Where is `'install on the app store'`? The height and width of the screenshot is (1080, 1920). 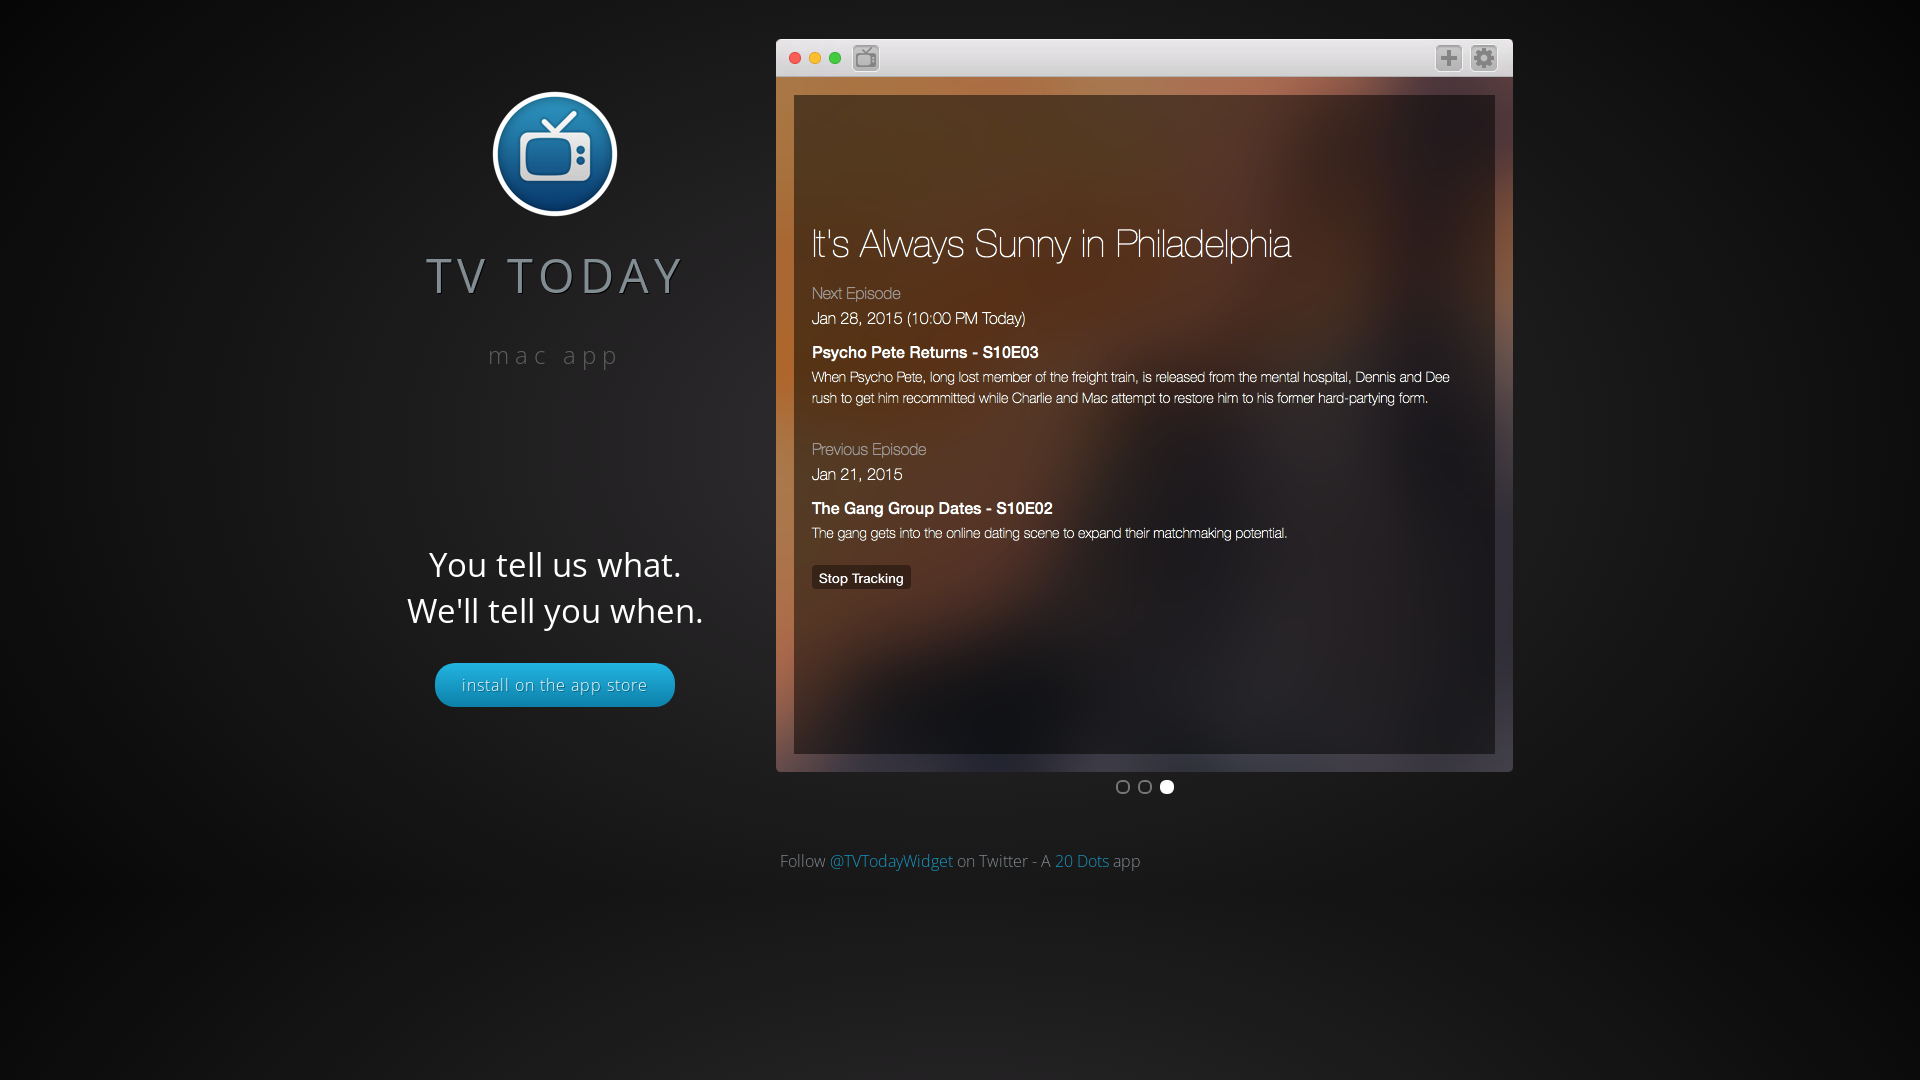
'install on the app store' is located at coordinates (555, 684).